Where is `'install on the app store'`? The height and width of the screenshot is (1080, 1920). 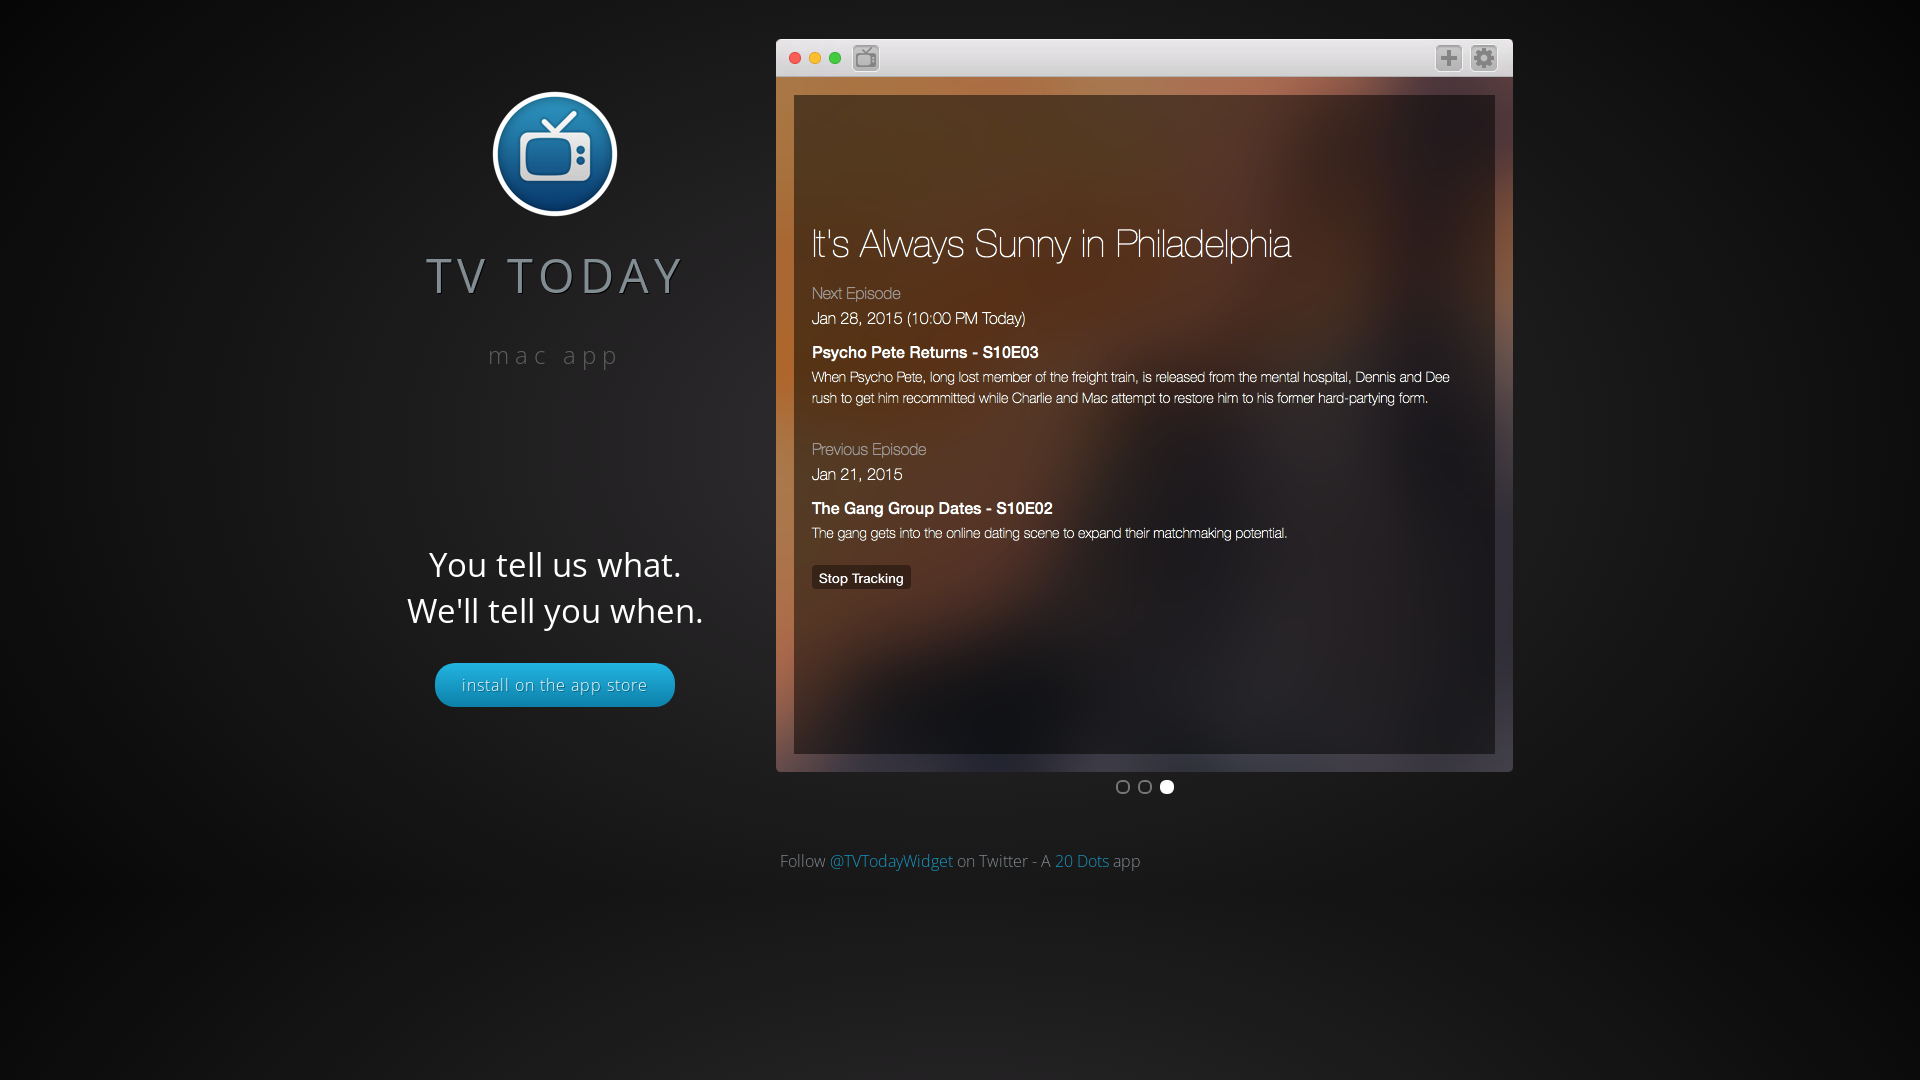
'install on the app store' is located at coordinates (555, 684).